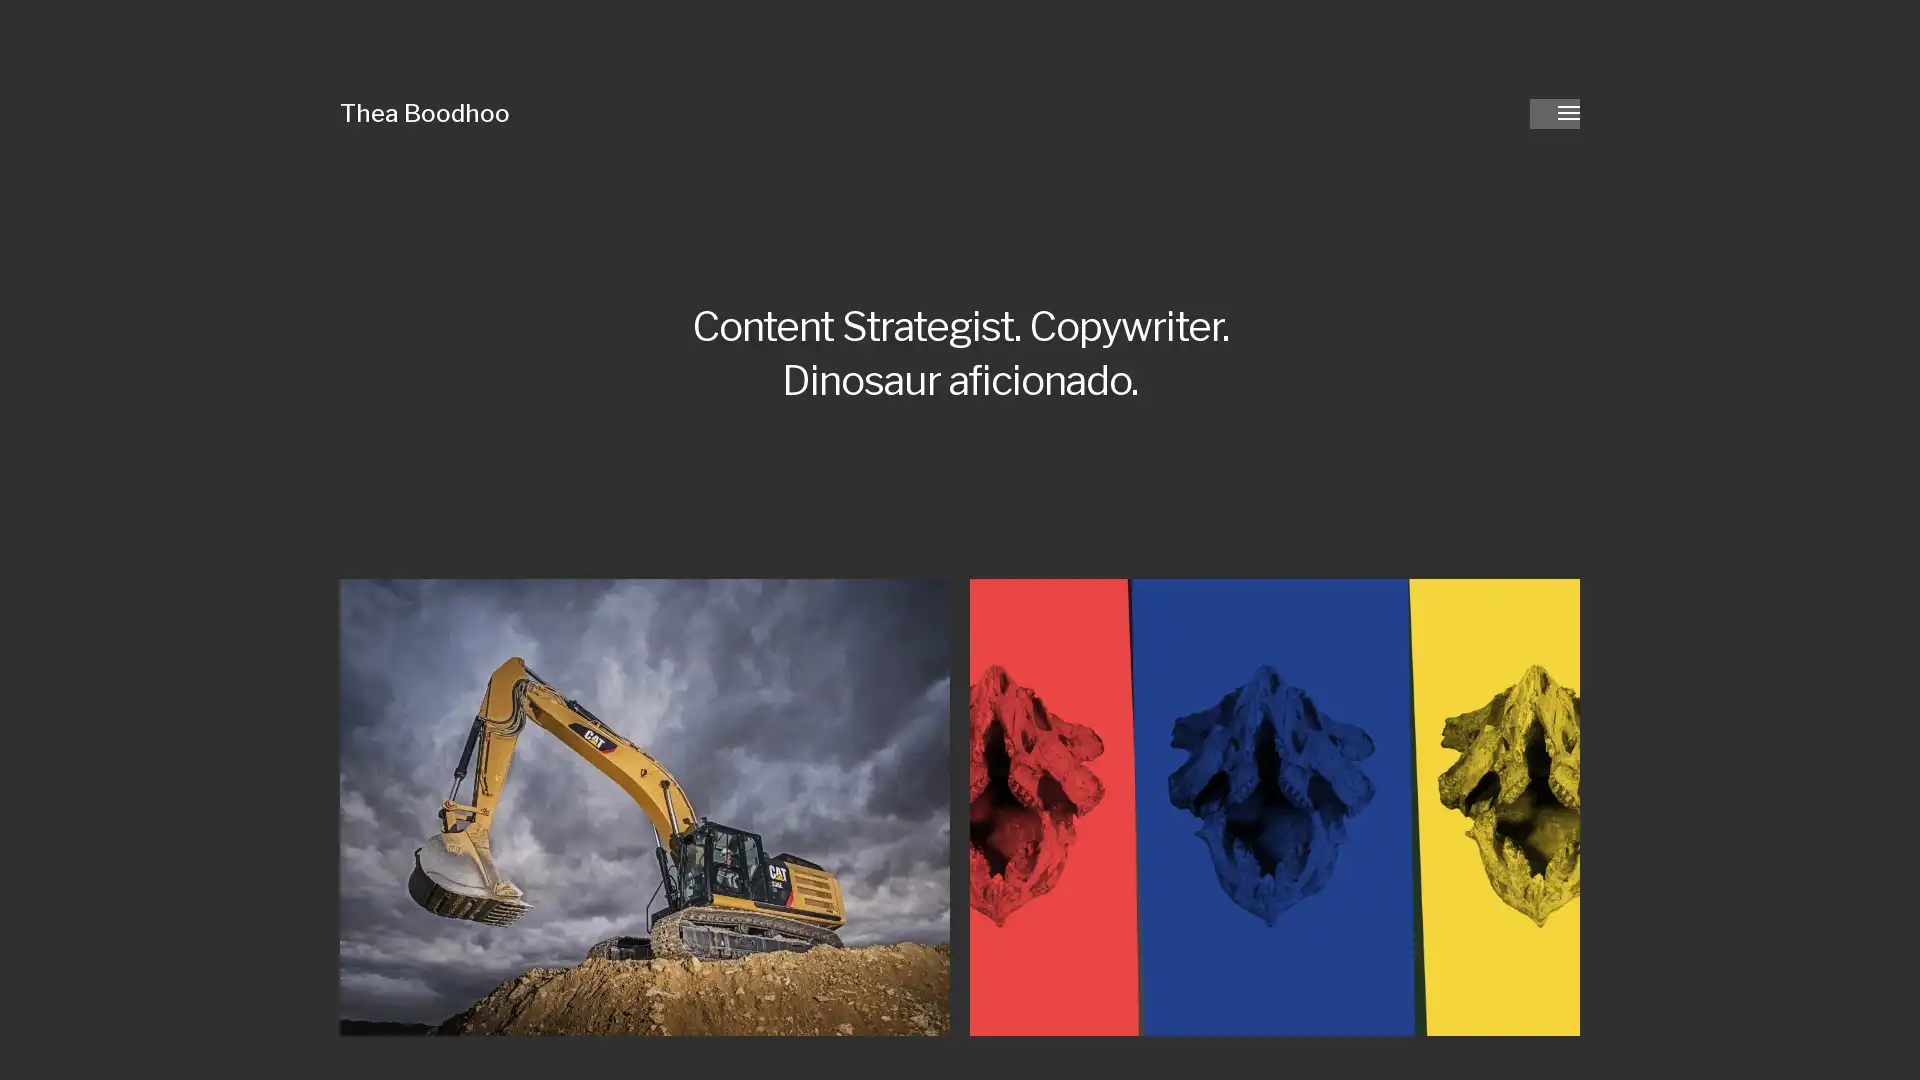 The height and width of the screenshot is (1080, 1920). Describe the element at coordinates (1554, 114) in the screenshot. I see `Toggle menu` at that location.